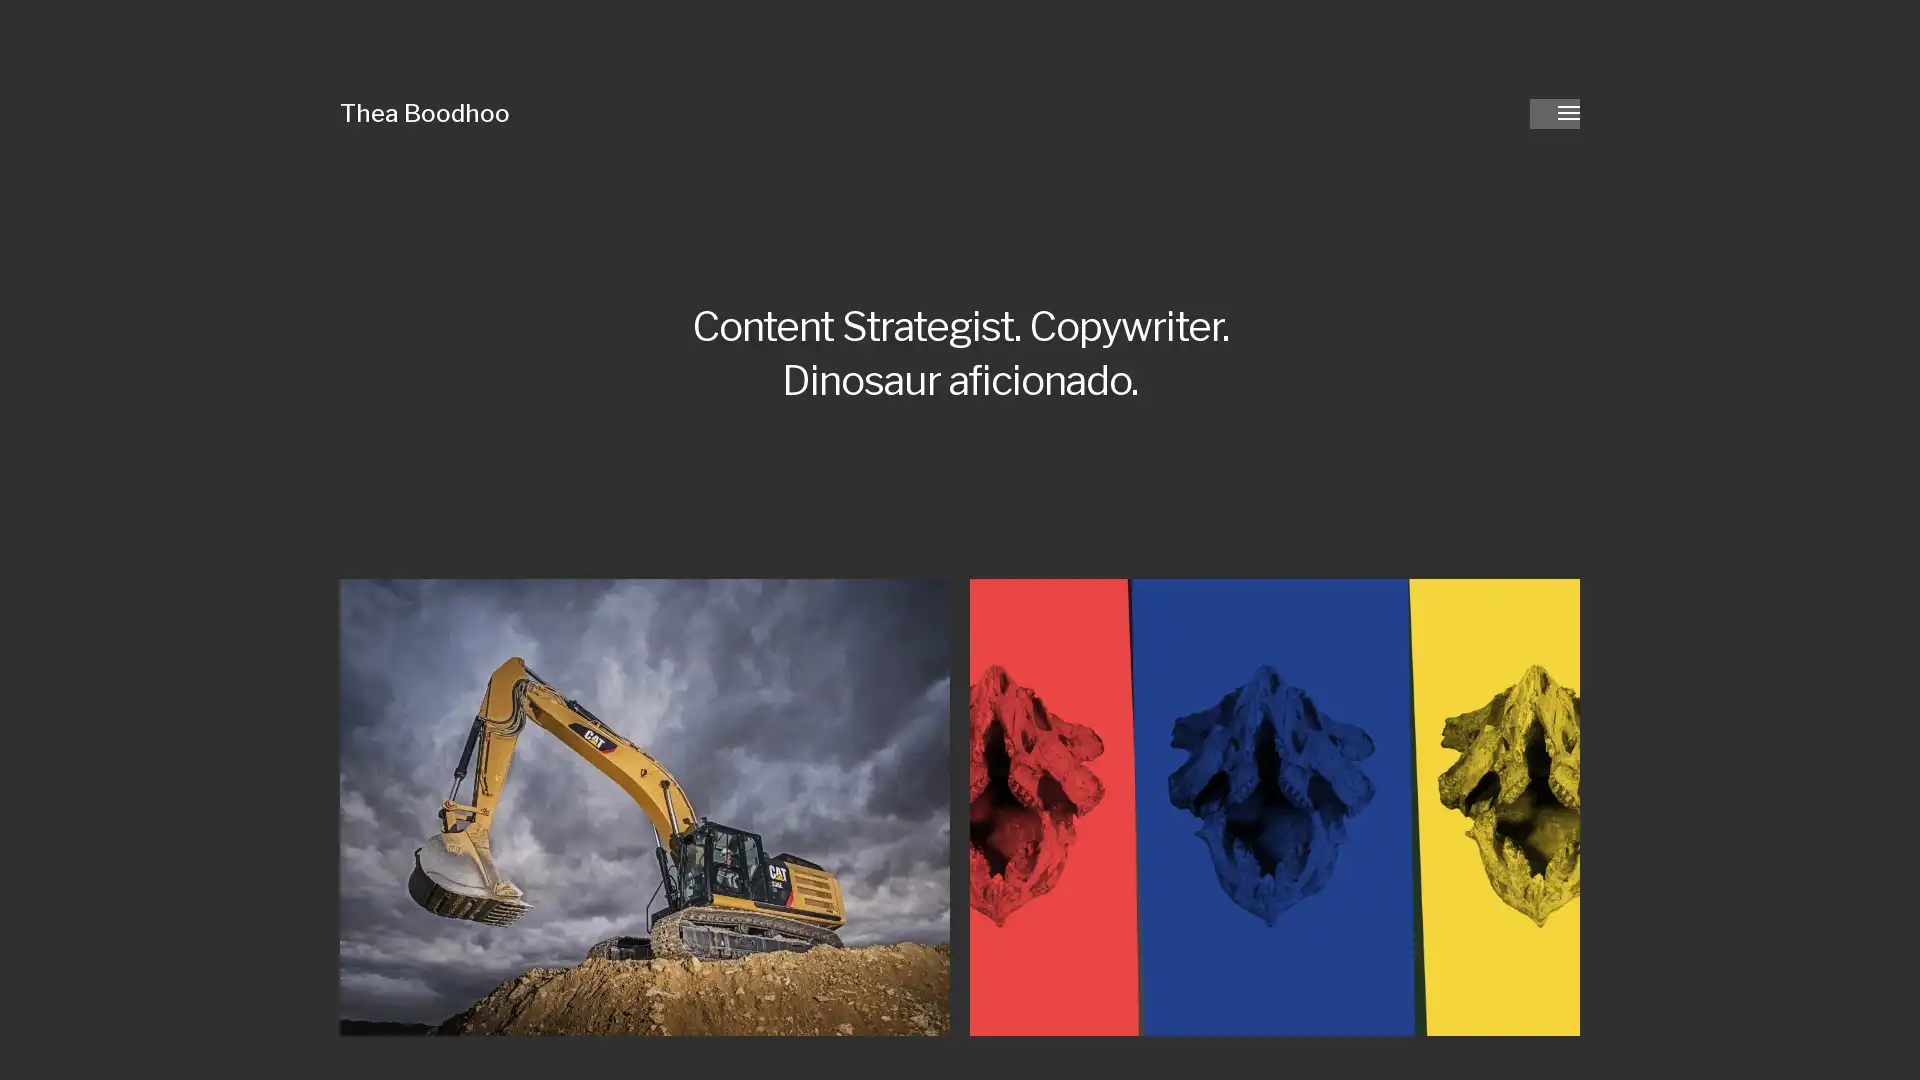 The height and width of the screenshot is (1080, 1920). Describe the element at coordinates (1554, 114) in the screenshot. I see `Toggle menu` at that location.